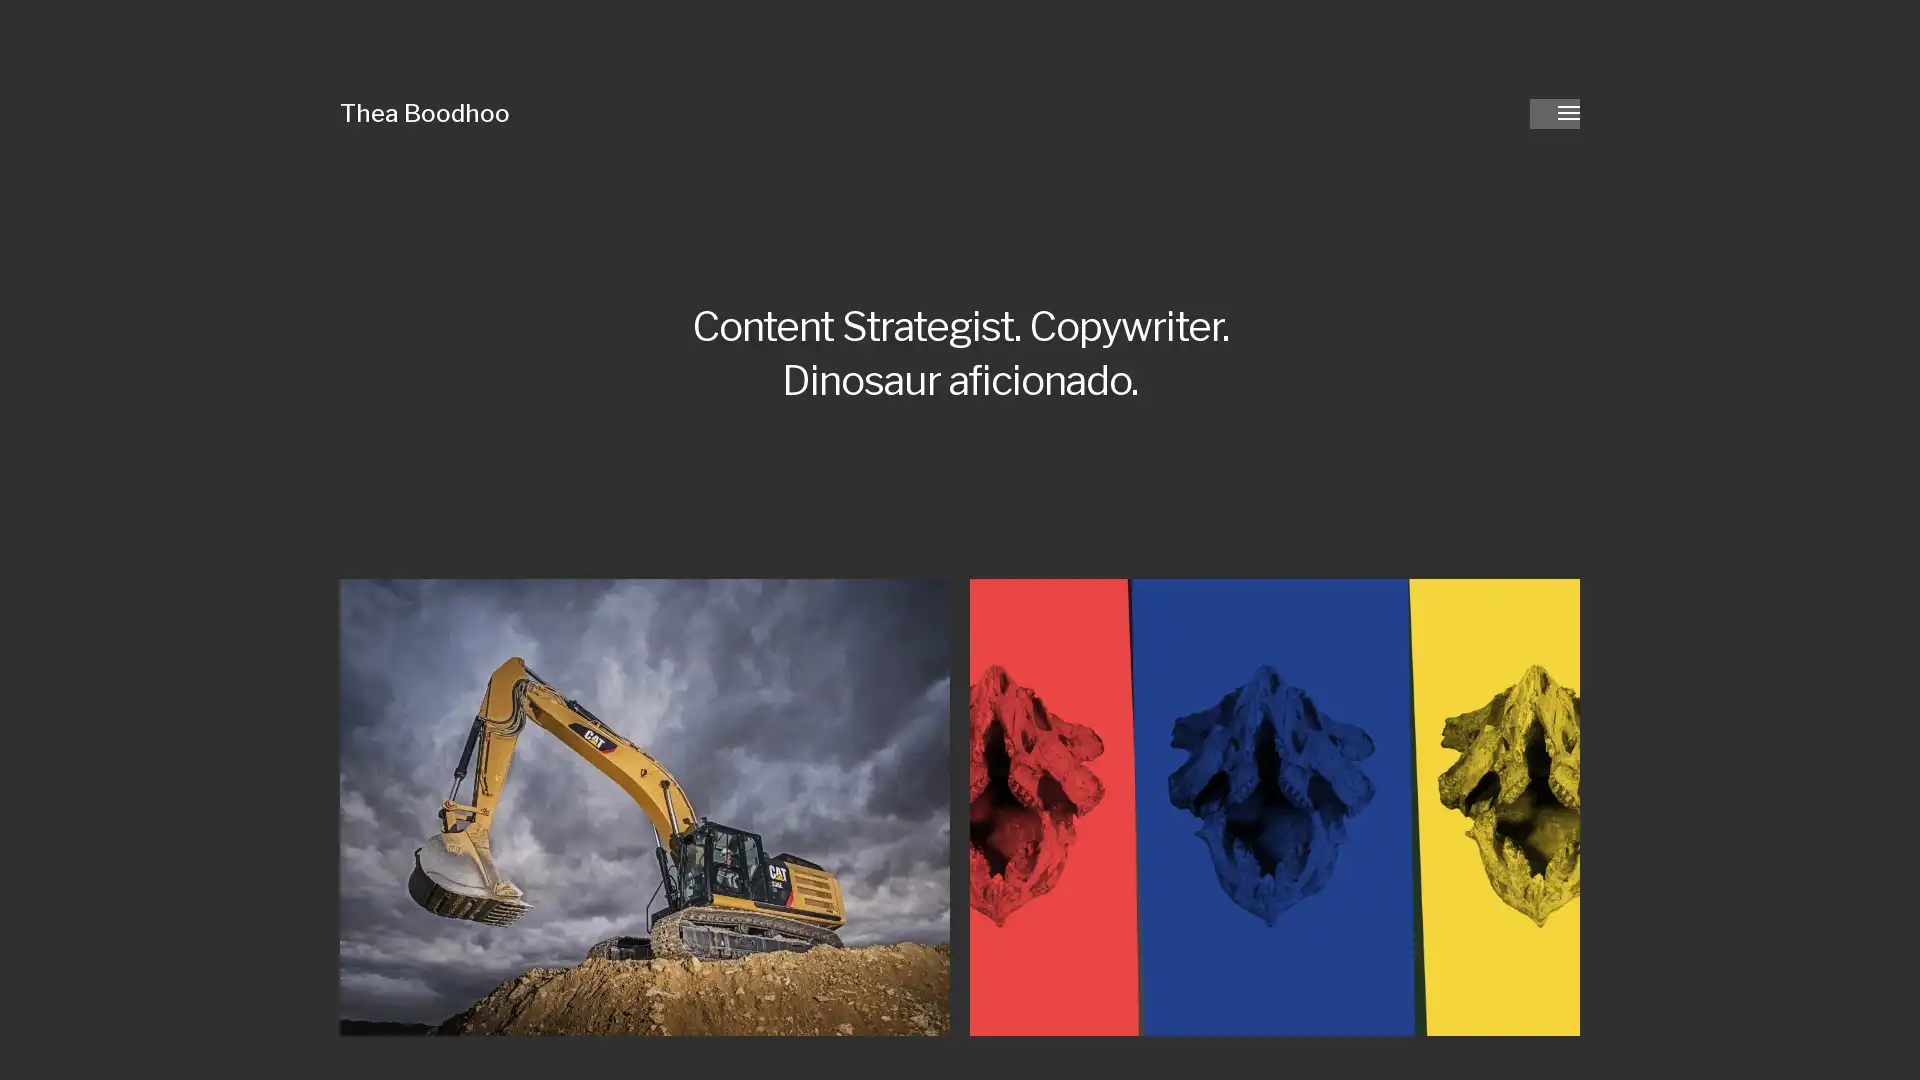 The height and width of the screenshot is (1080, 1920). Describe the element at coordinates (1554, 114) in the screenshot. I see `Toggle menu` at that location.